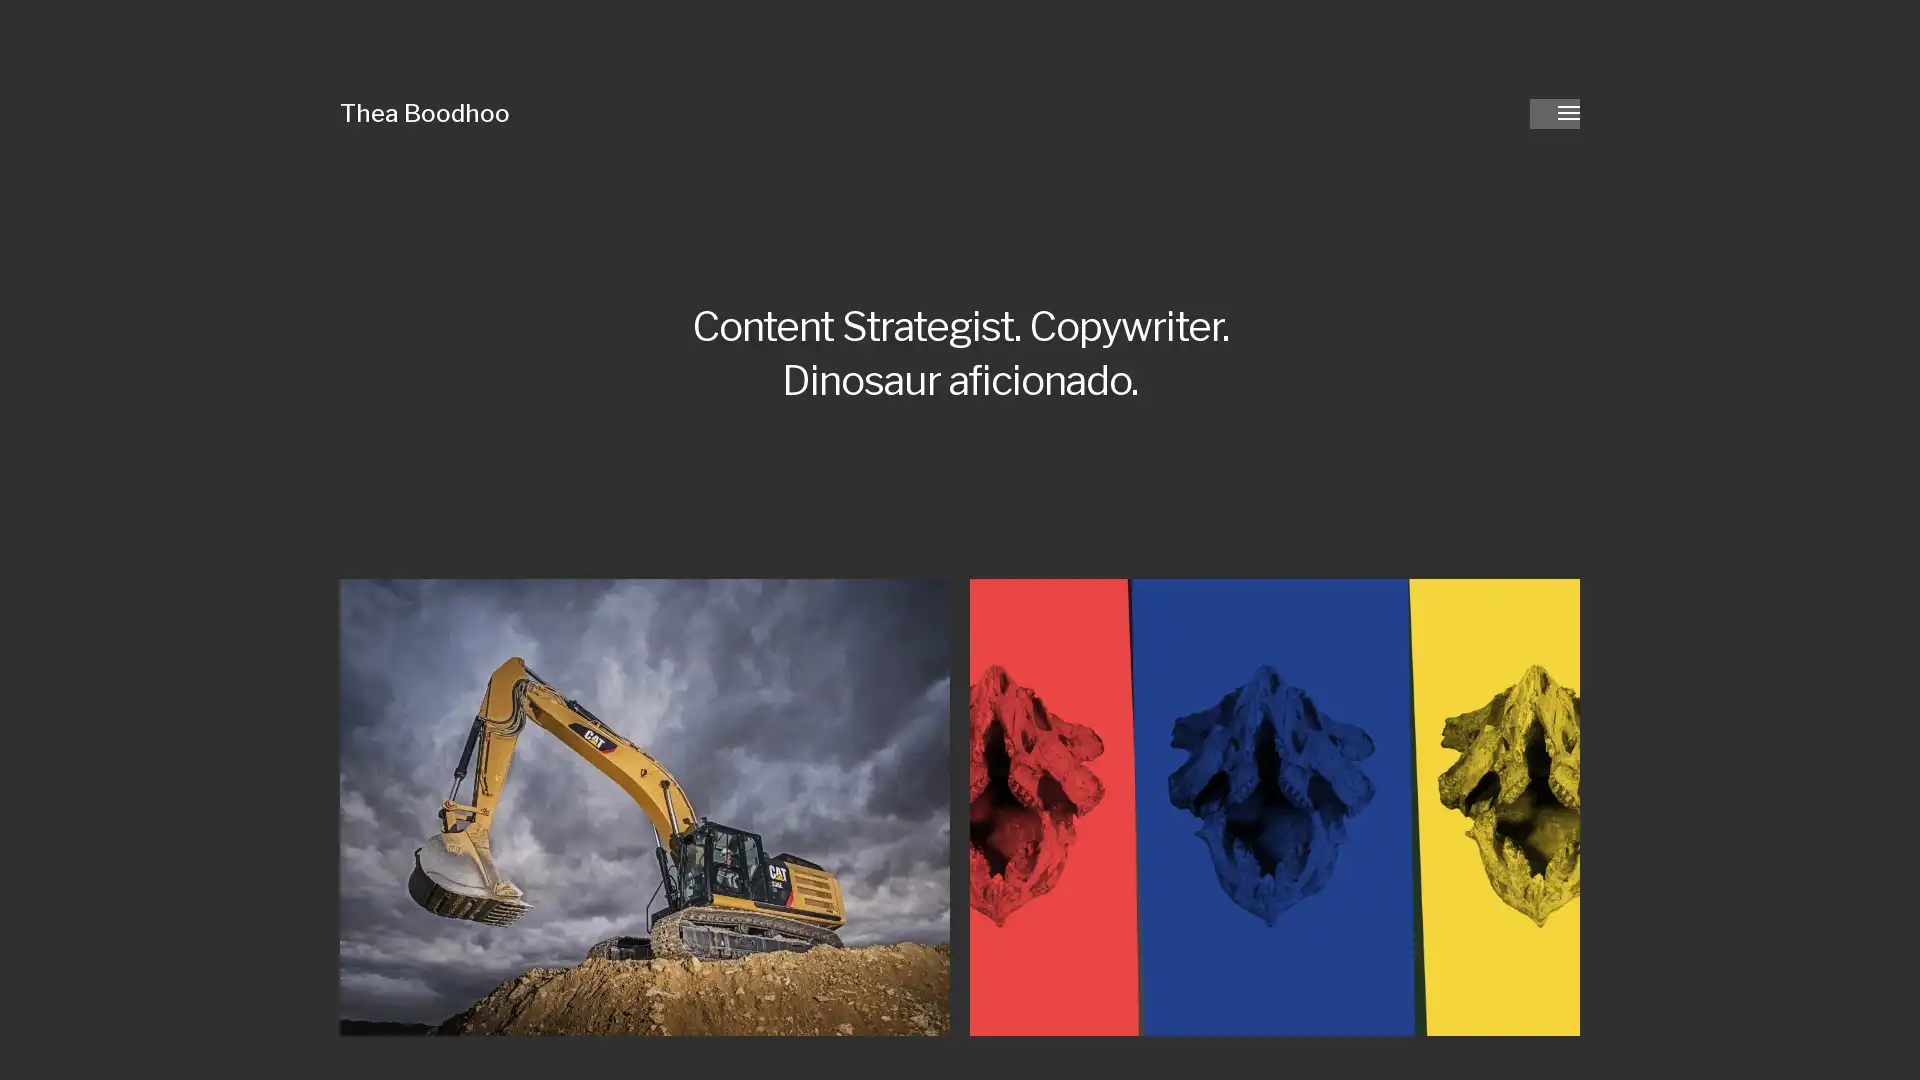 The height and width of the screenshot is (1080, 1920). Describe the element at coordinates (1554, 114) in the screenshot. I see `Toggle menu` at that location.